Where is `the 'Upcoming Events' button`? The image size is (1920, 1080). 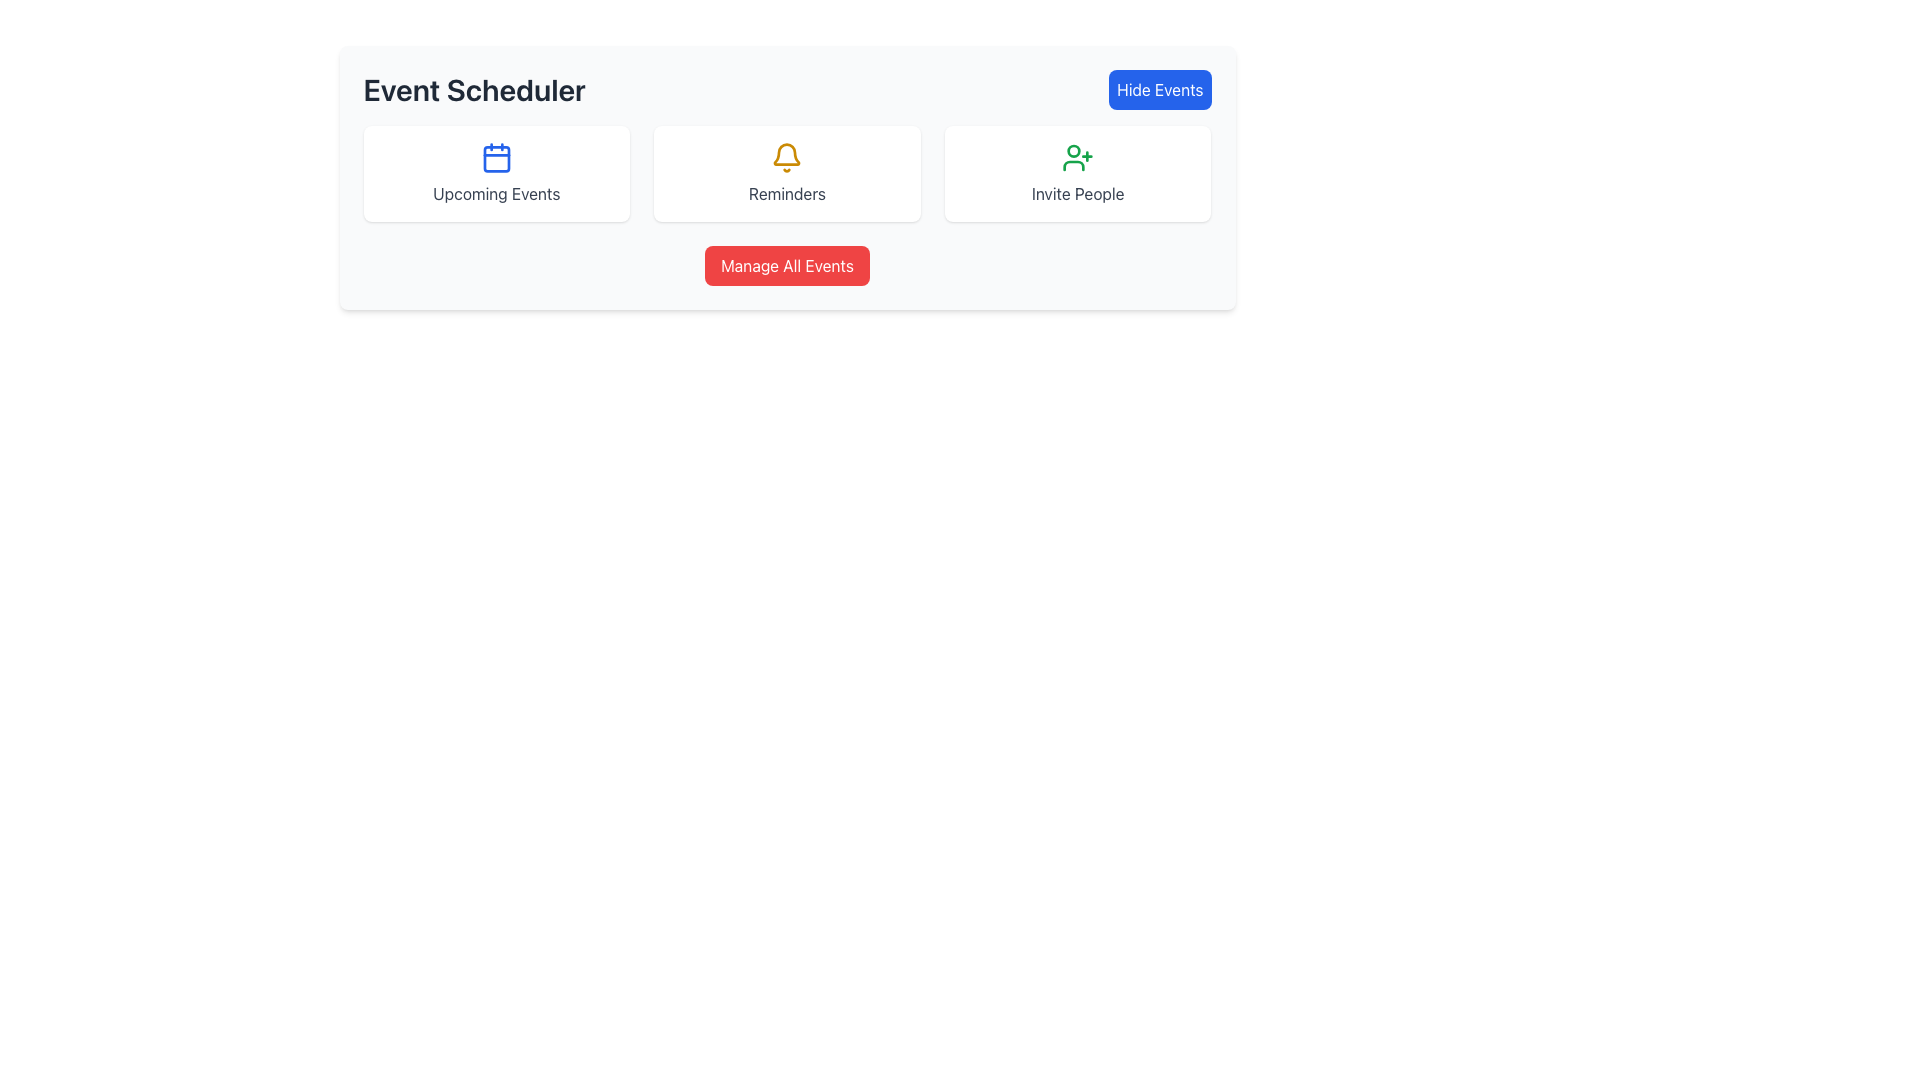
the 'Upcoming Events' button is located at coordinates (496, 172).